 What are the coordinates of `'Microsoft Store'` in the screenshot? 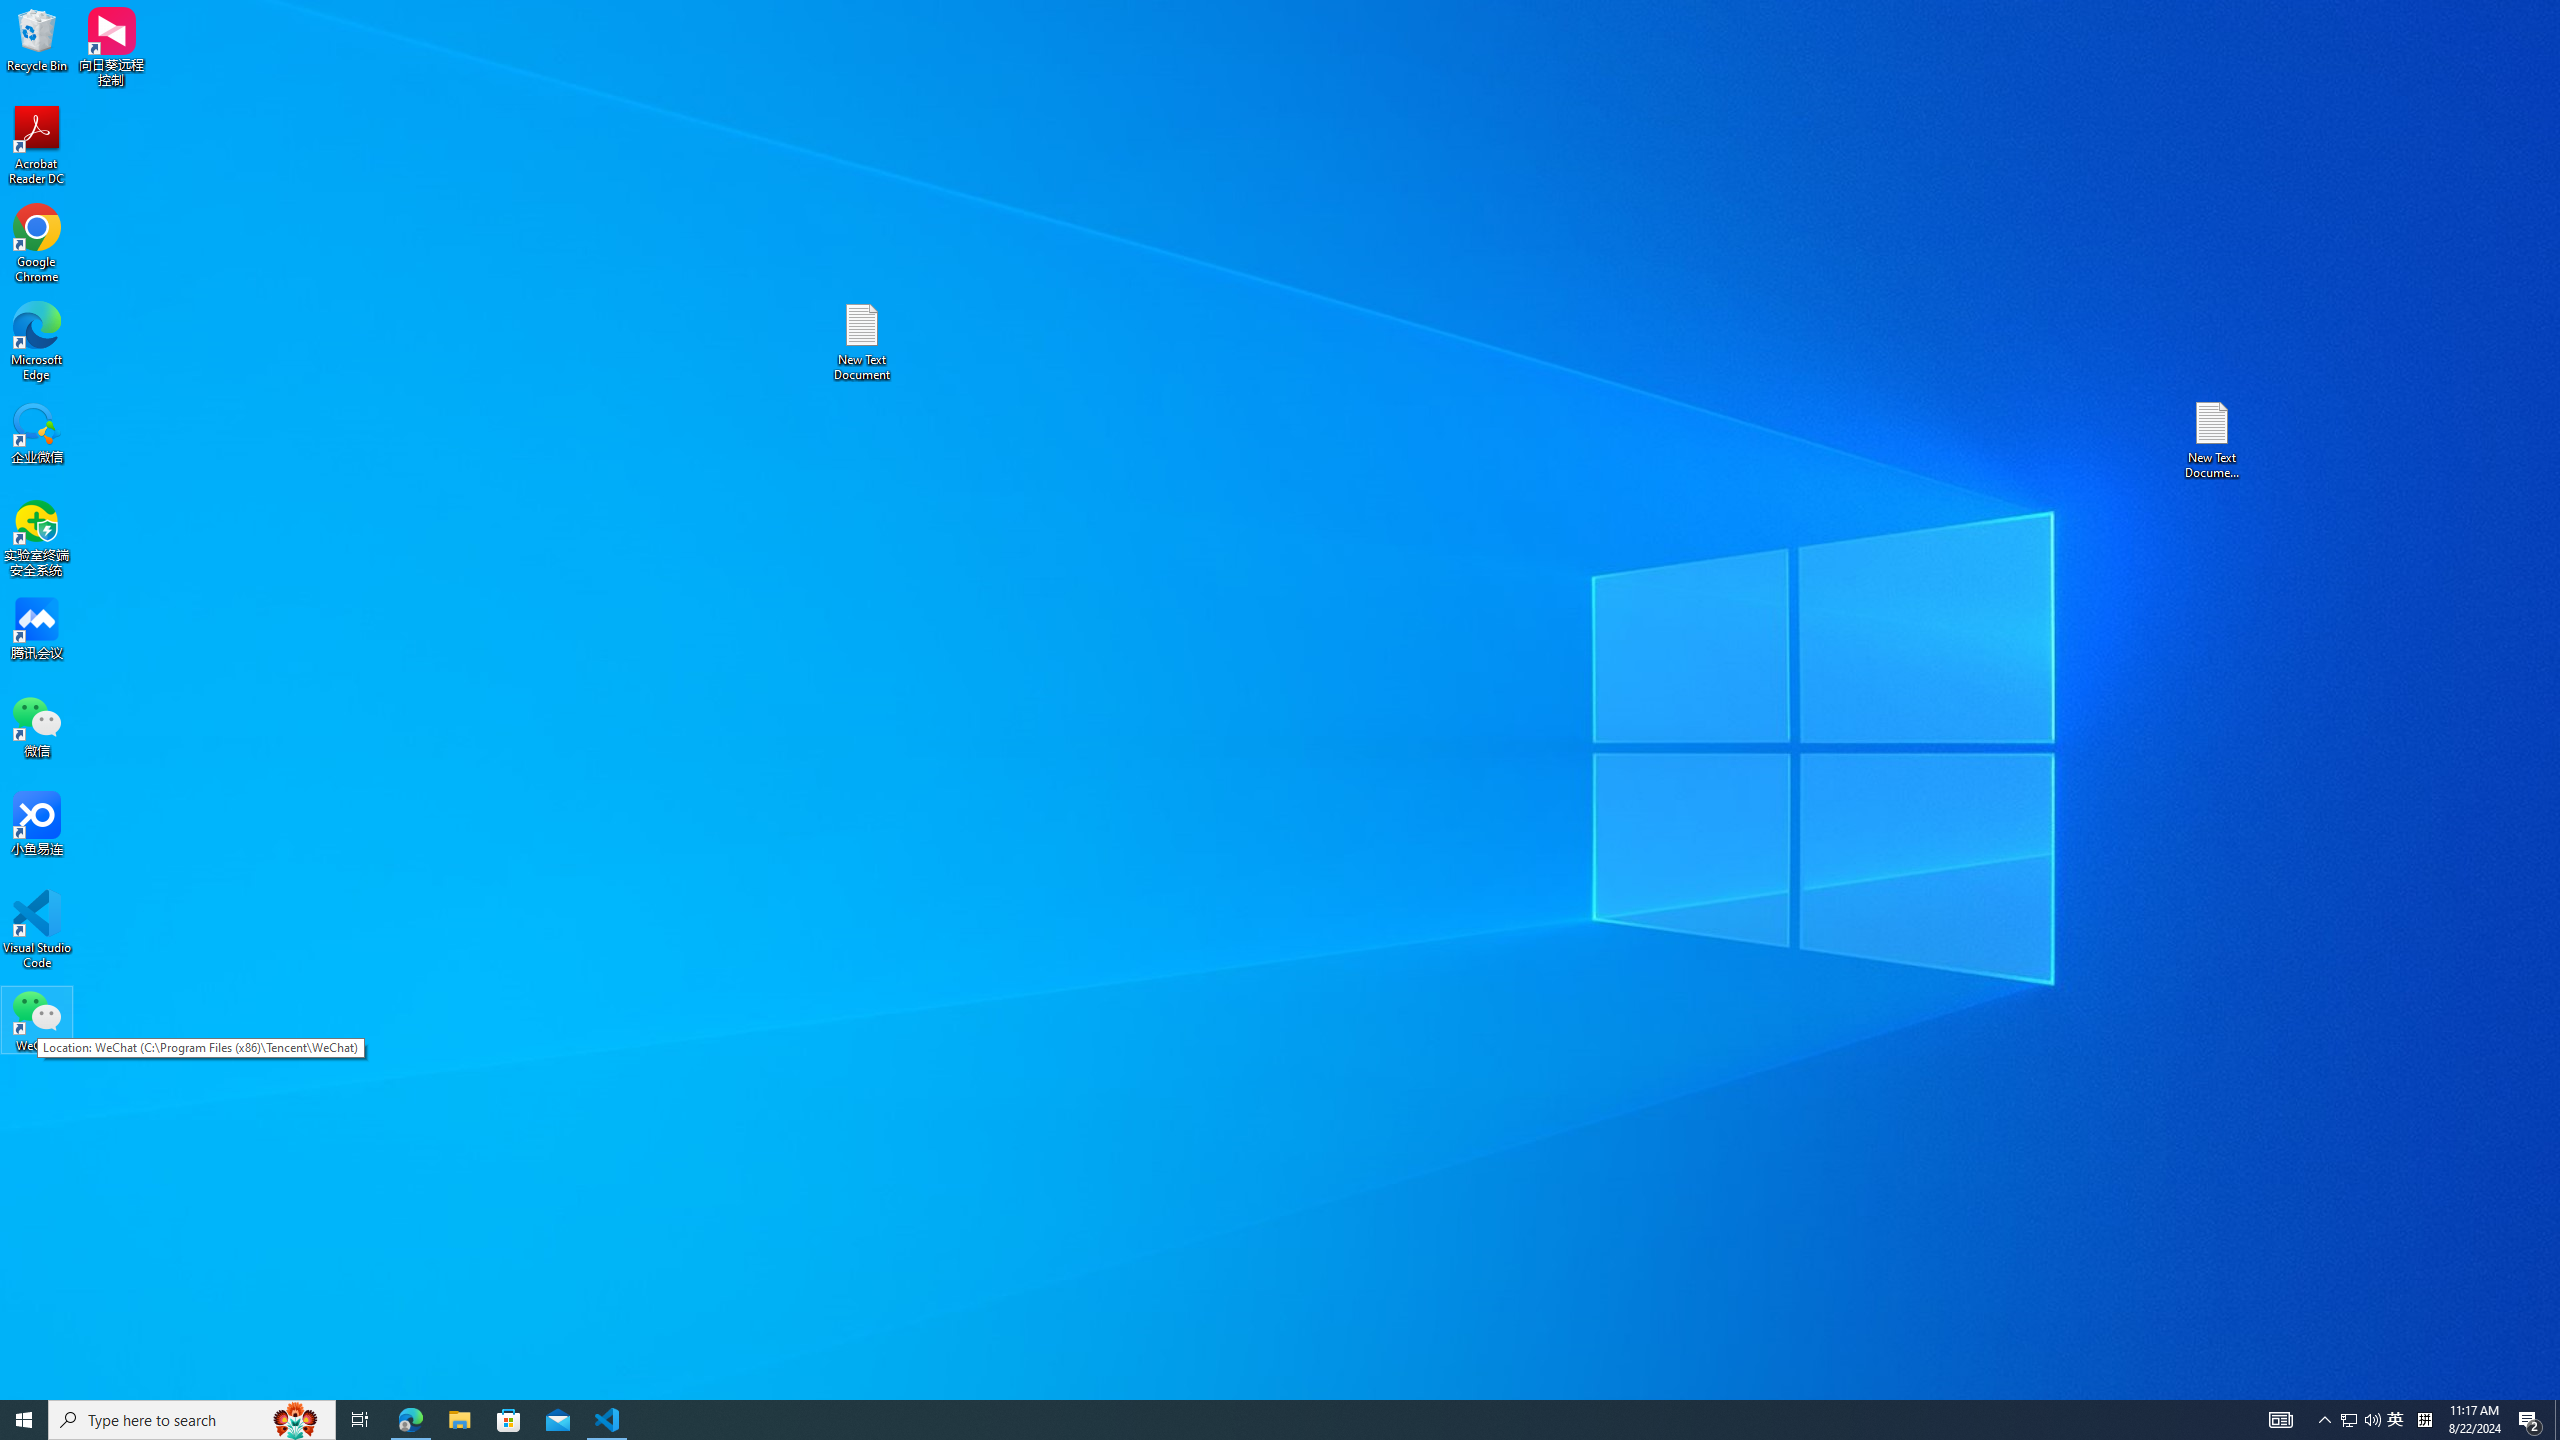 It's located at (509, 1418).